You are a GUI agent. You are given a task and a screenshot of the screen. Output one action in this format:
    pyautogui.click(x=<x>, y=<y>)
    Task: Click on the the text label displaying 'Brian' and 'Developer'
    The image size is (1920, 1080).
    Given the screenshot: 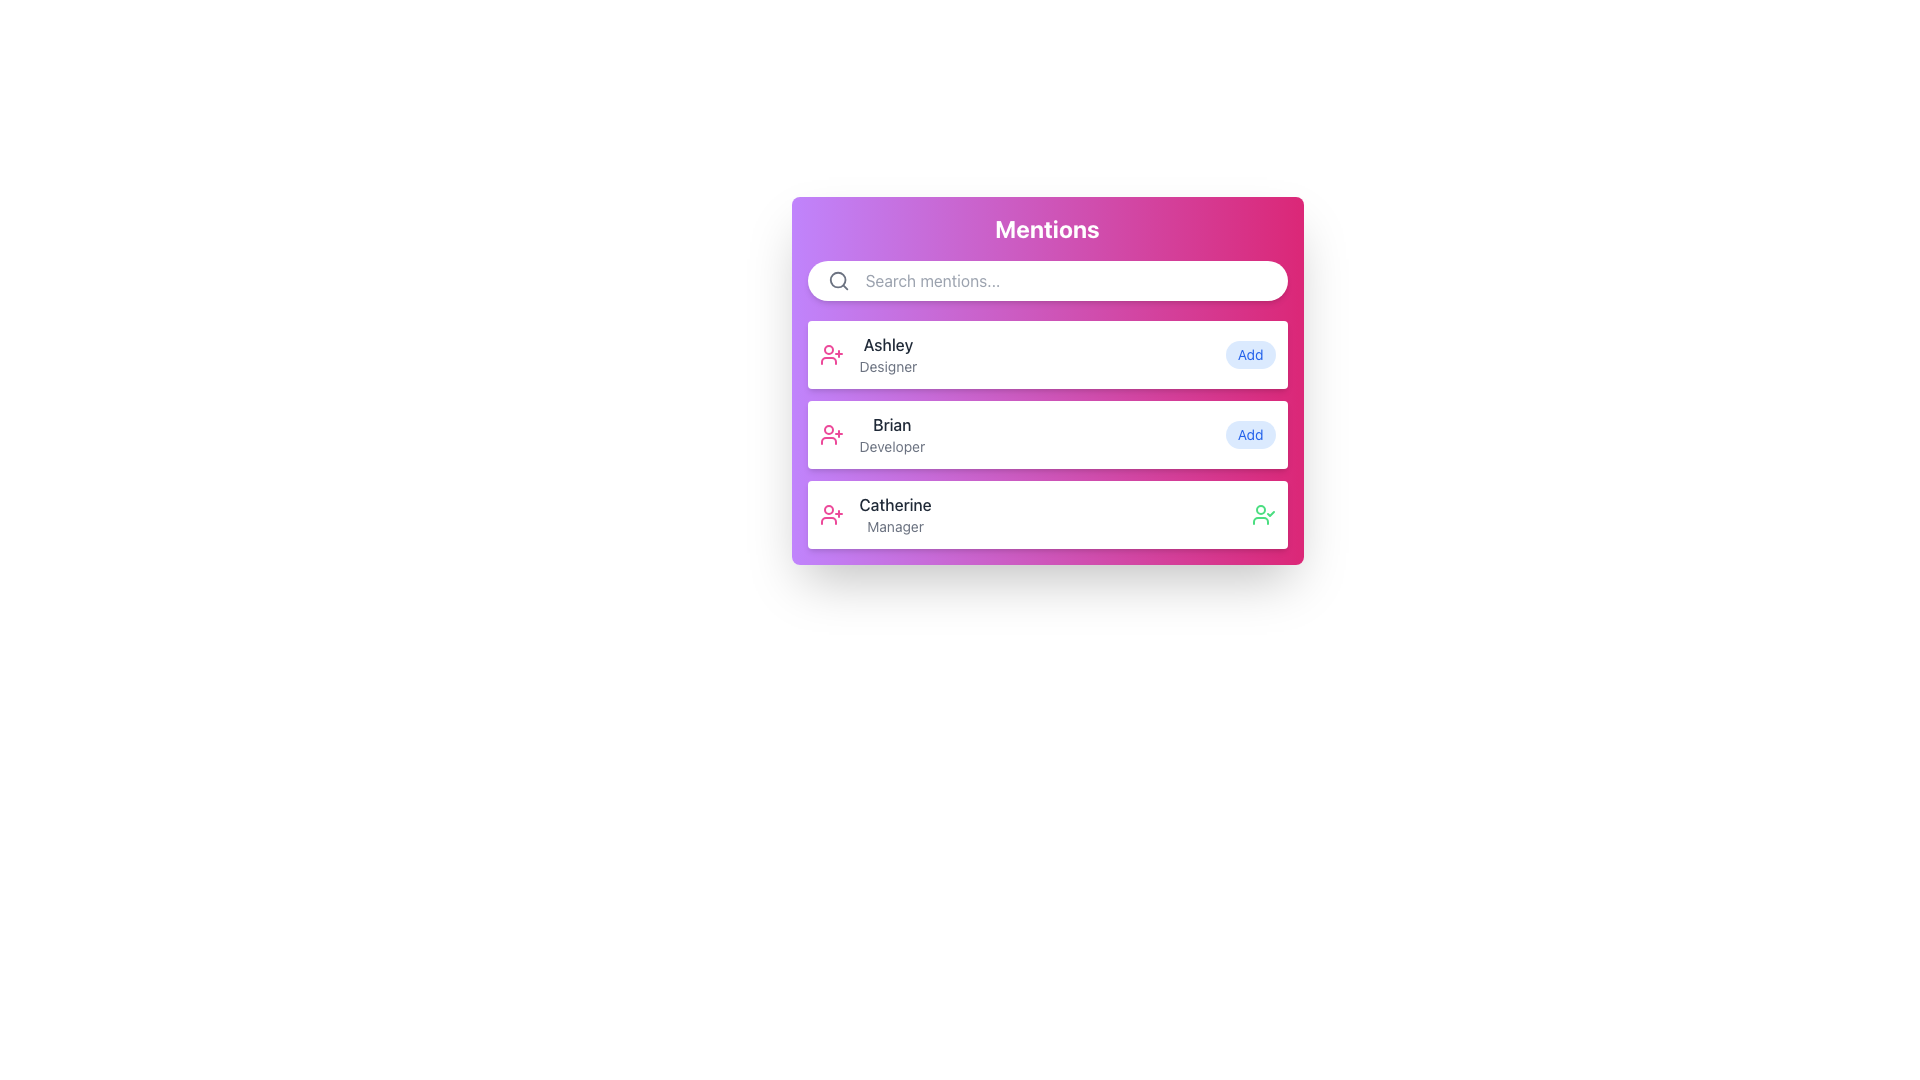 What is the action you would take?
    pyautogui.click(x=891, y=434)
    